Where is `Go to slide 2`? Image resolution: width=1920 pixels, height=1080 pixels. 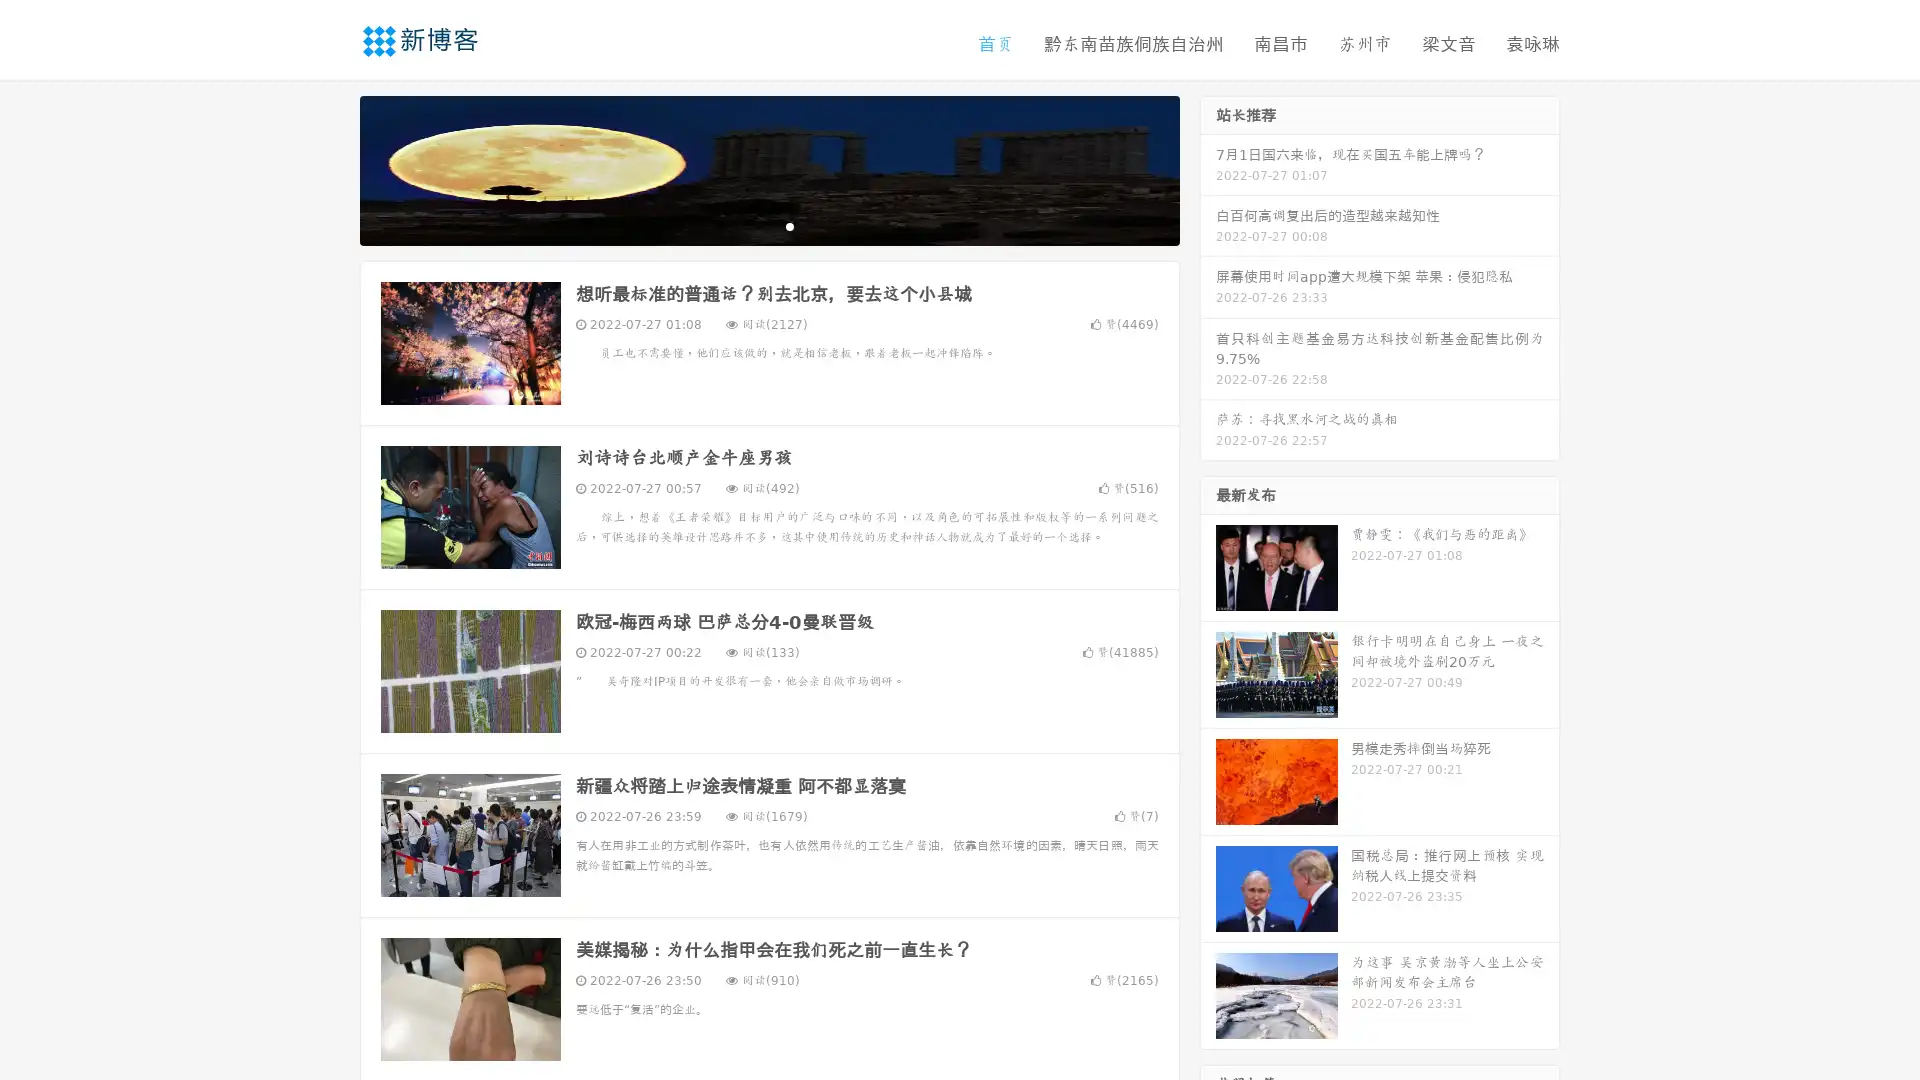
Go to slide 2 is located at coordinates (768, 225).